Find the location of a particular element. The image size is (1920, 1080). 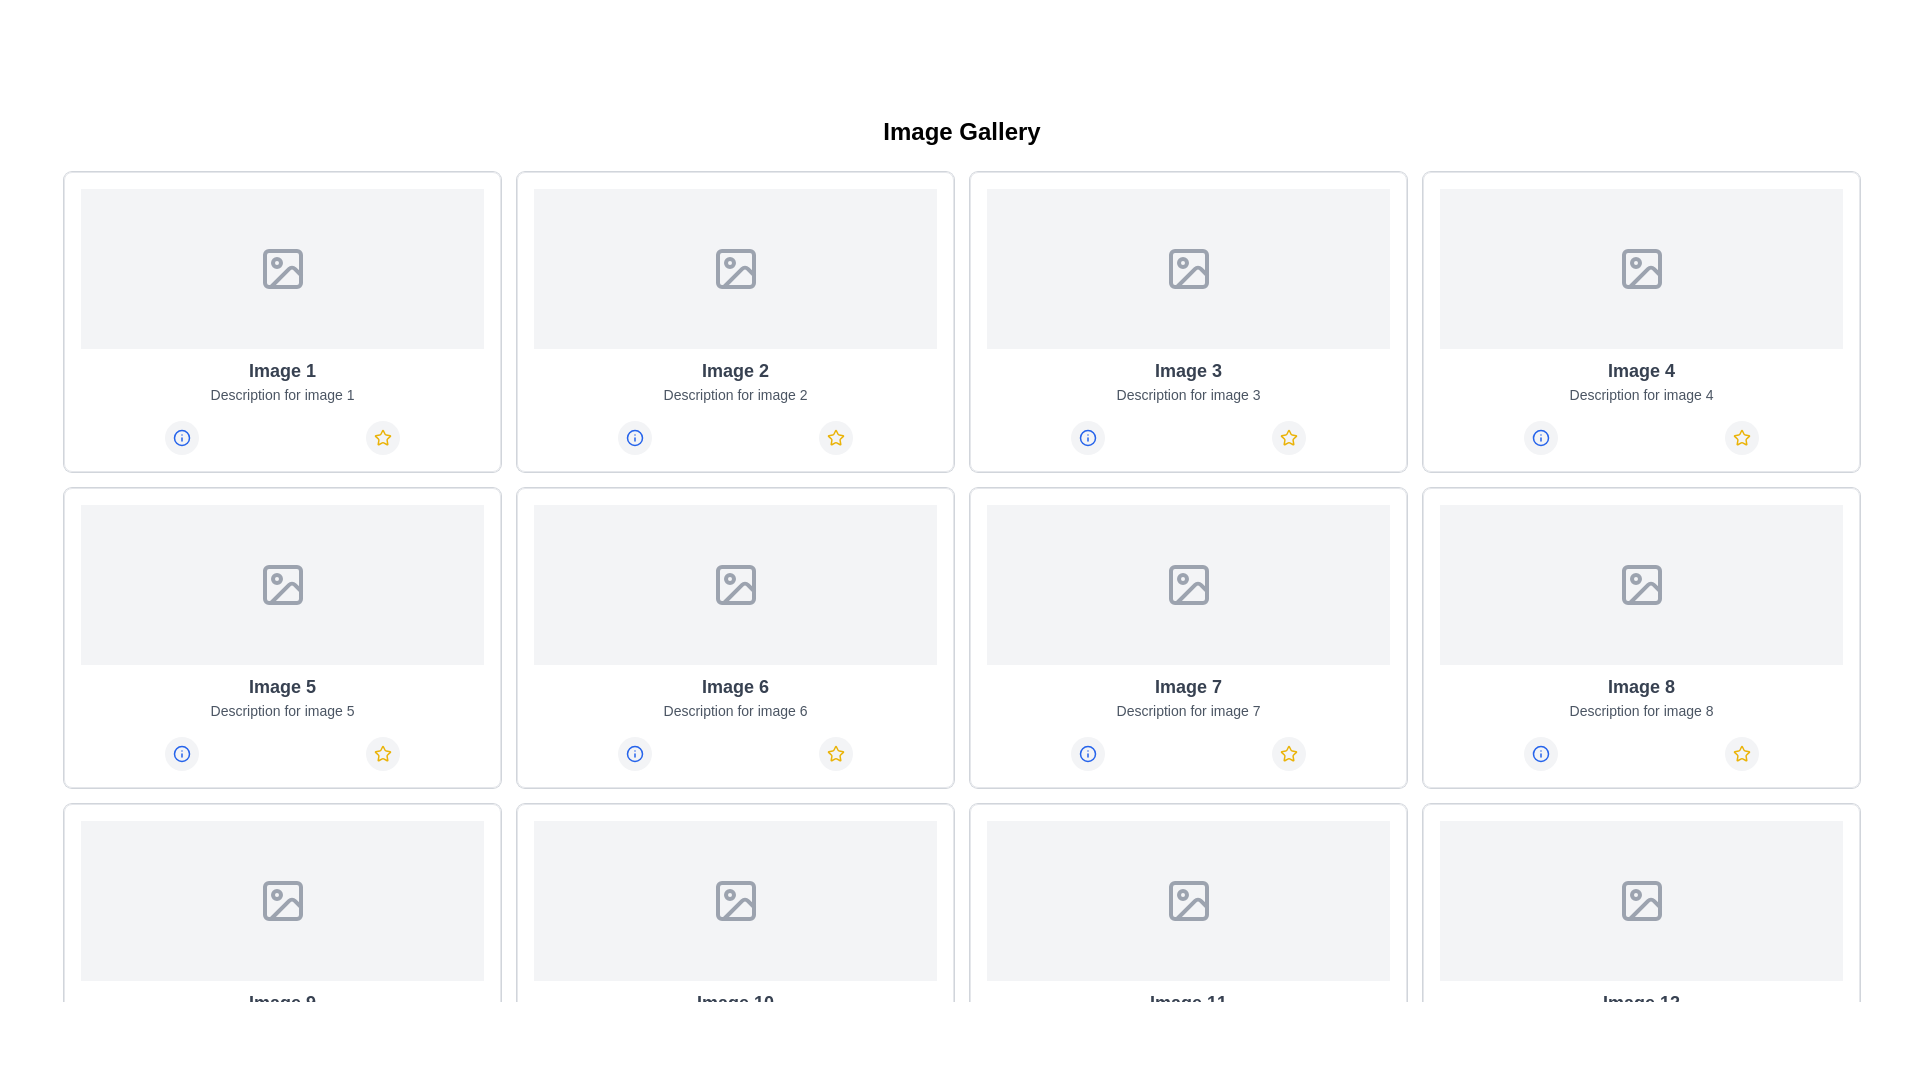

the circular part of the 'info' icon located below 'Image 8' in the gallery layout is located at coordinates (1539, 753).